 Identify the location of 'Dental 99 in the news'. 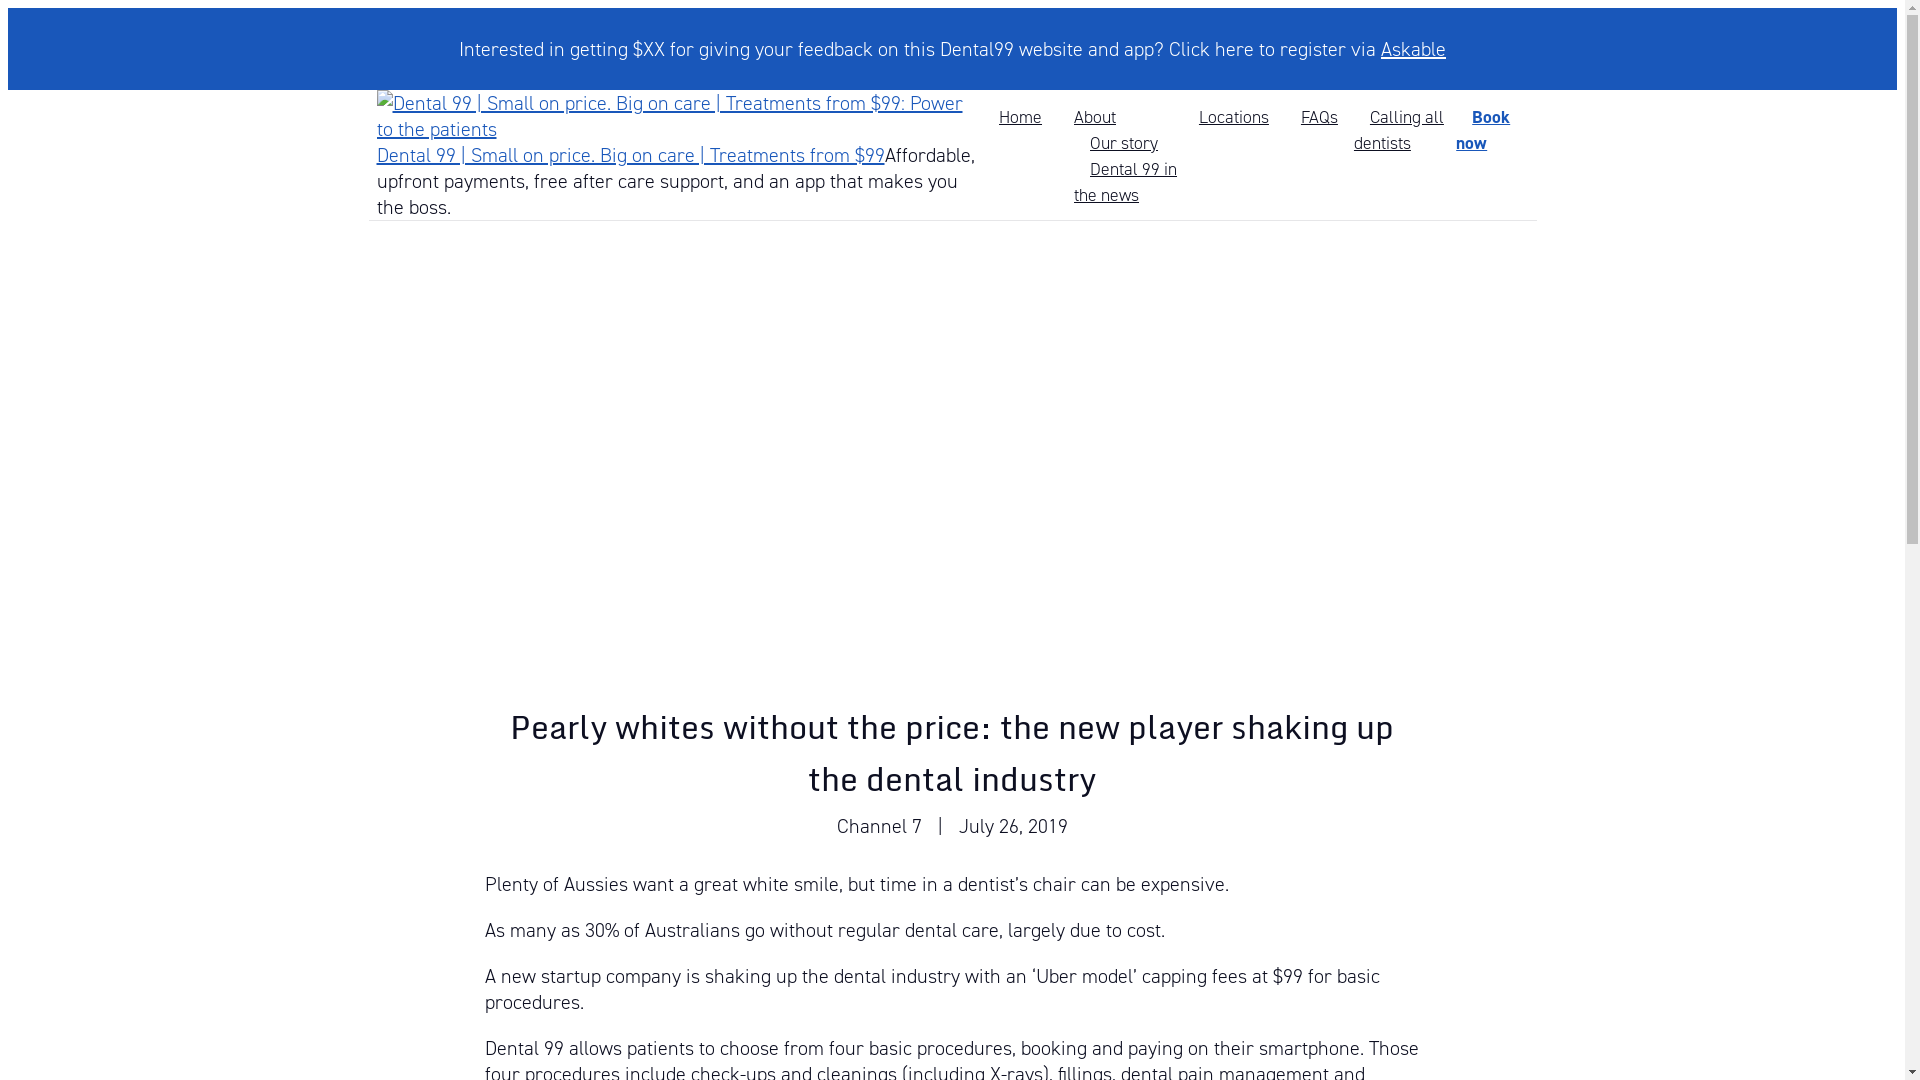
(1125, 181).